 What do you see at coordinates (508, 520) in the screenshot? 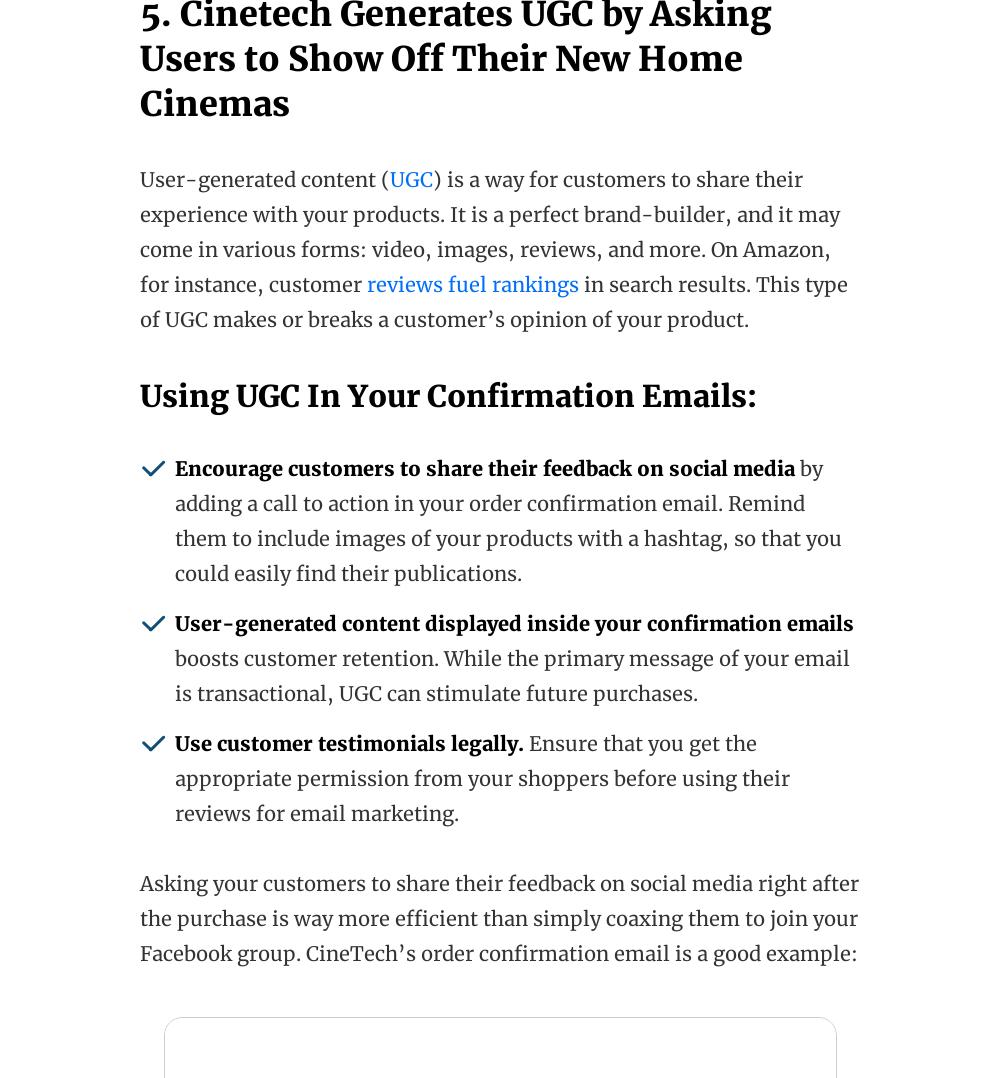
I see `'by adding a call to action in your order confirmation email. Remind them to include images of your products with a hashtag, so that you could easily find their publications.'` at bounding box center [508, 520].